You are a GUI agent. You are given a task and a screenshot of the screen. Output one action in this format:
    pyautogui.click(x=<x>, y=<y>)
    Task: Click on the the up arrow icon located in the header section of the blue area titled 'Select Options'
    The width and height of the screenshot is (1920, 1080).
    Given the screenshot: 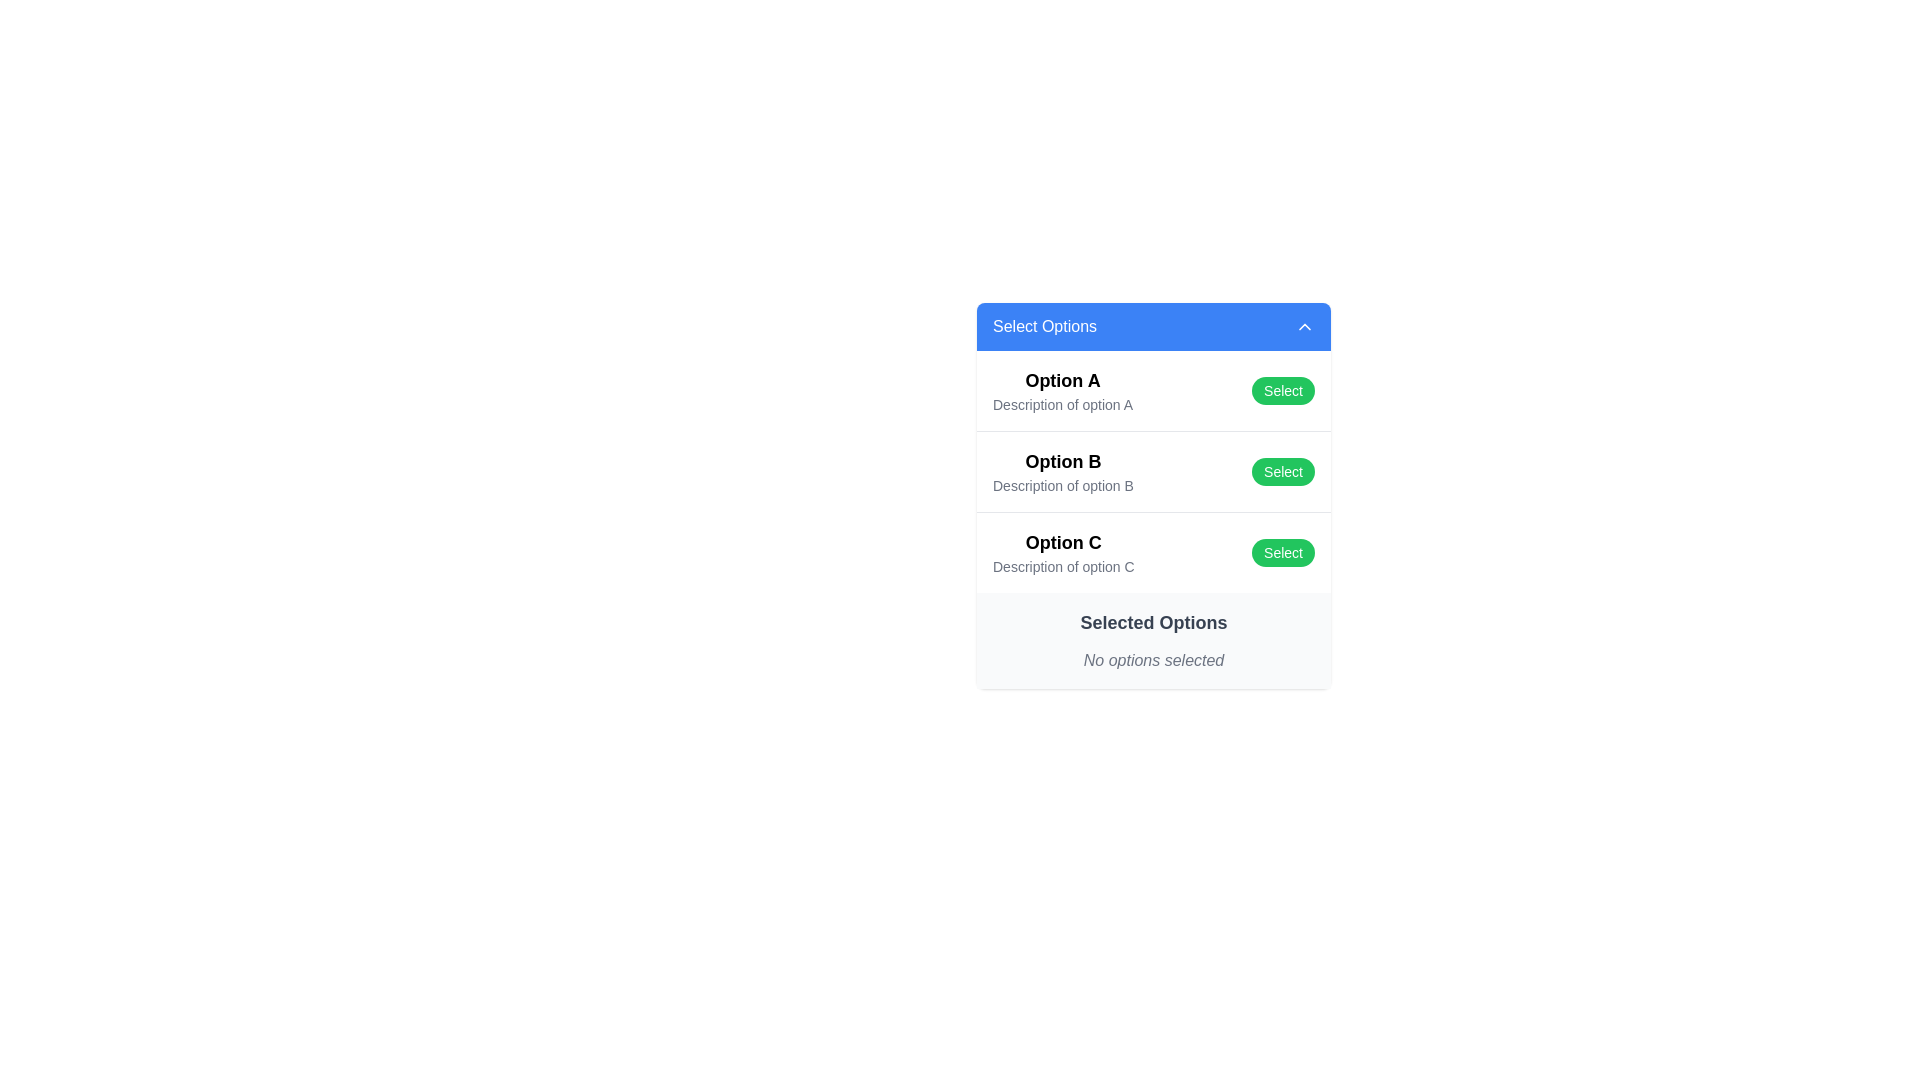 What is the action you would take?
    pyautogui.click(x=1305, y=326)
    